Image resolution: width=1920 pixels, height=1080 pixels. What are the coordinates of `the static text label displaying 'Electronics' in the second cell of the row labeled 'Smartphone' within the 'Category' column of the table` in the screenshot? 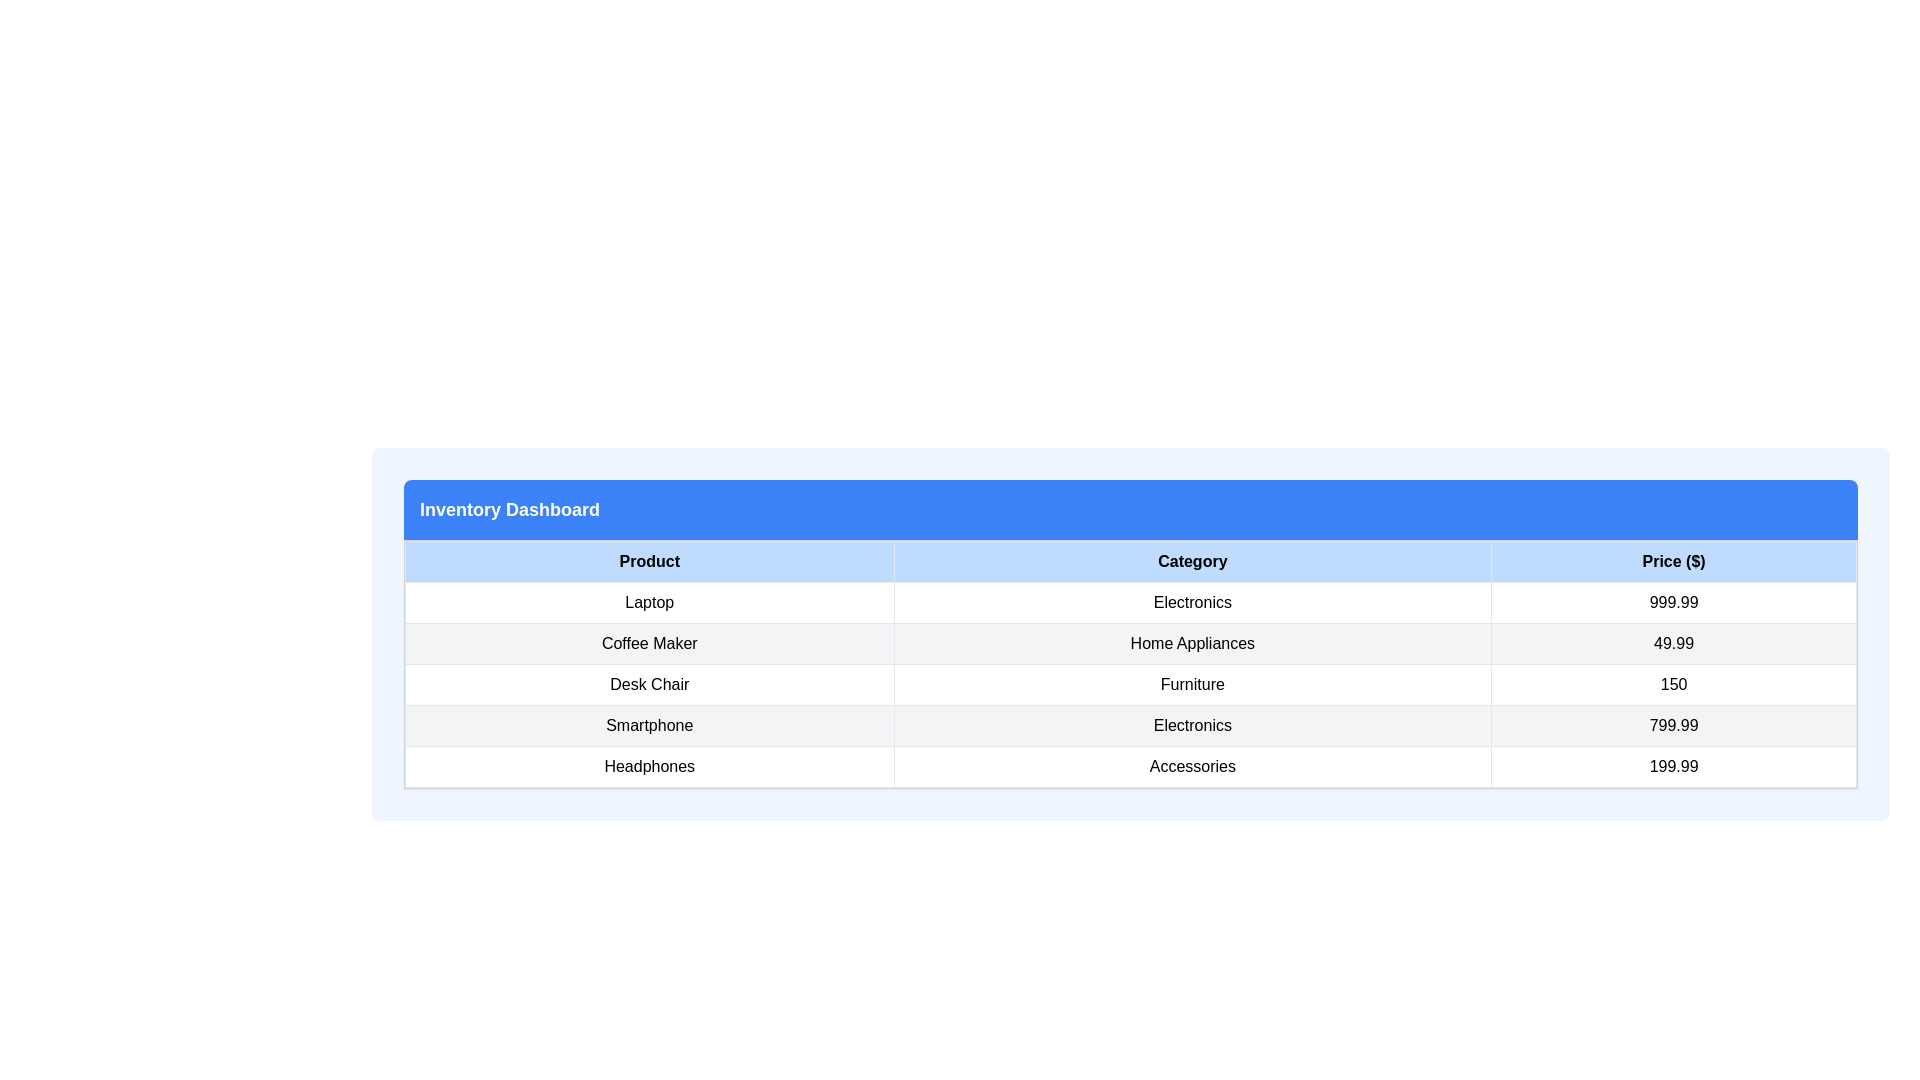 It's located at (1192, 725).